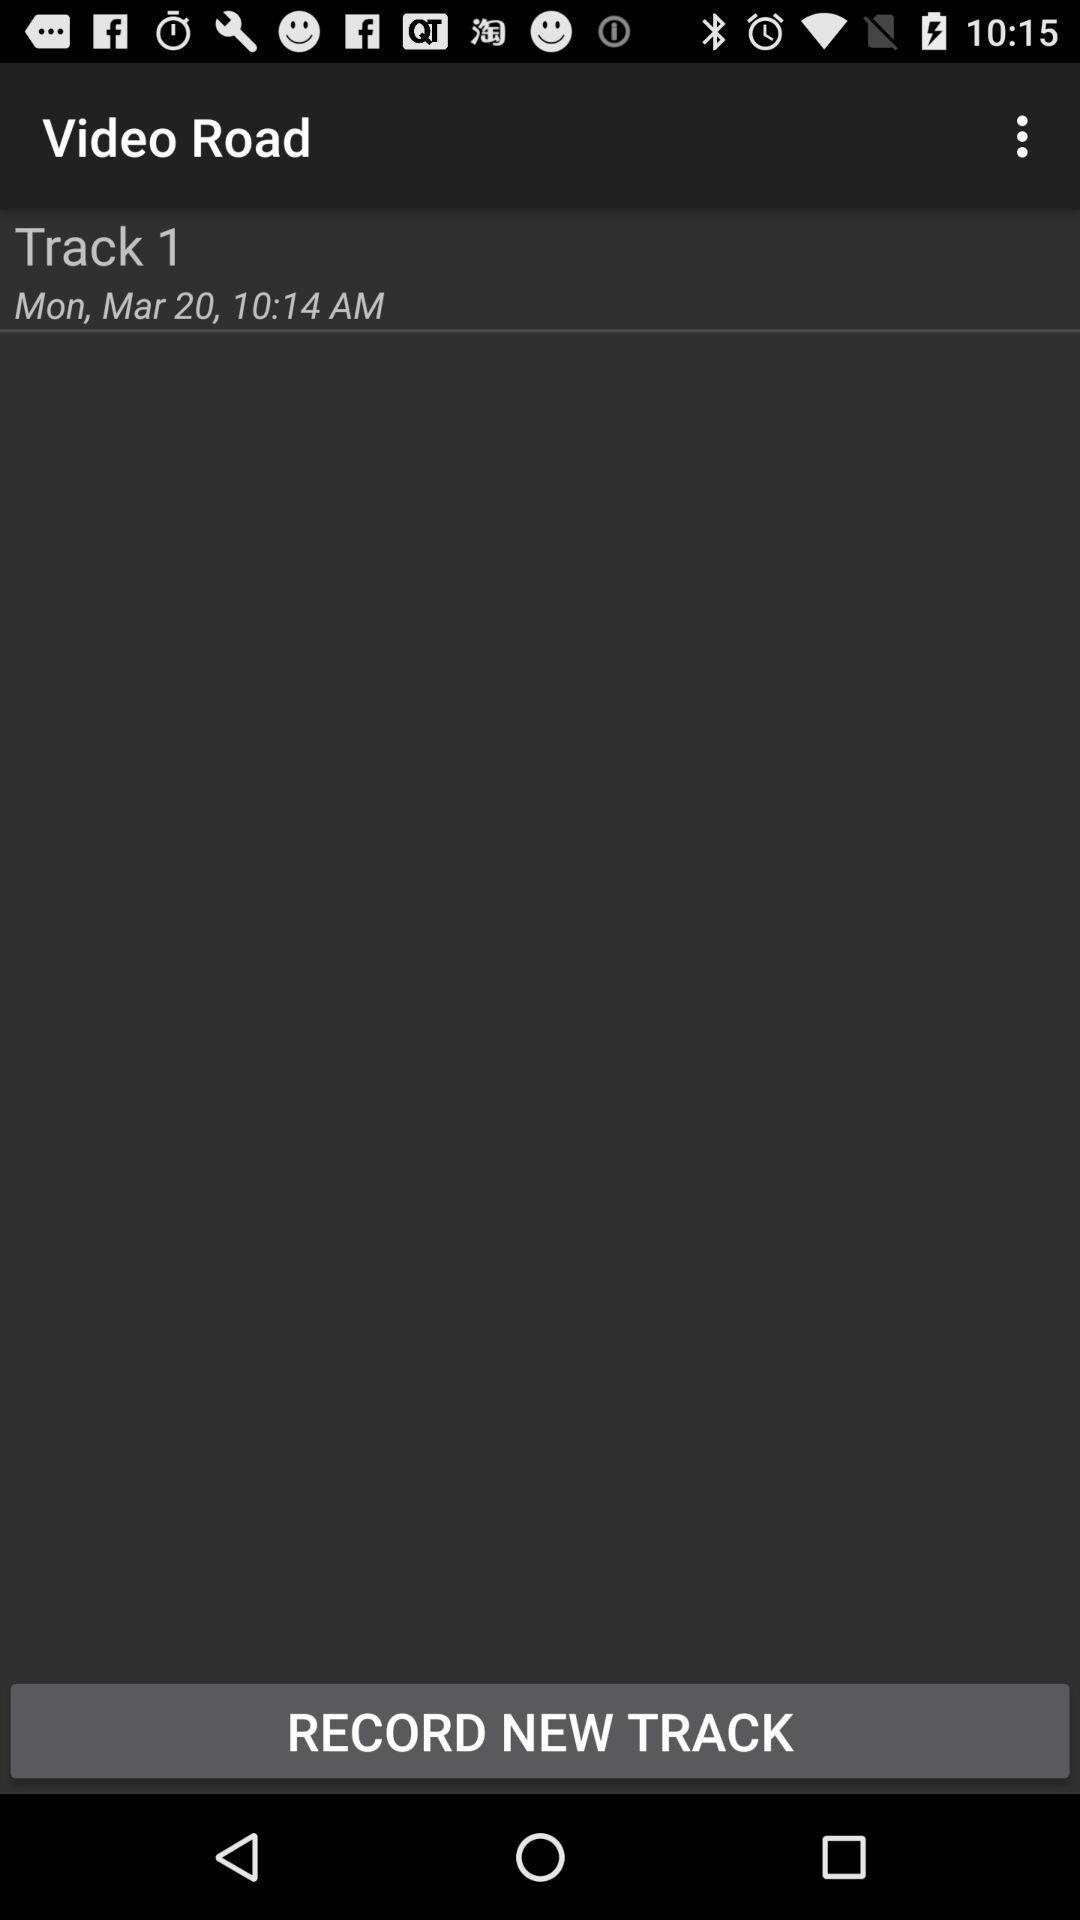 This screenshot has width=1080, height=1920. Describe the element at coordinates (1027, 135) in the screenshot. I see `icon next to the video road icon` at that location.